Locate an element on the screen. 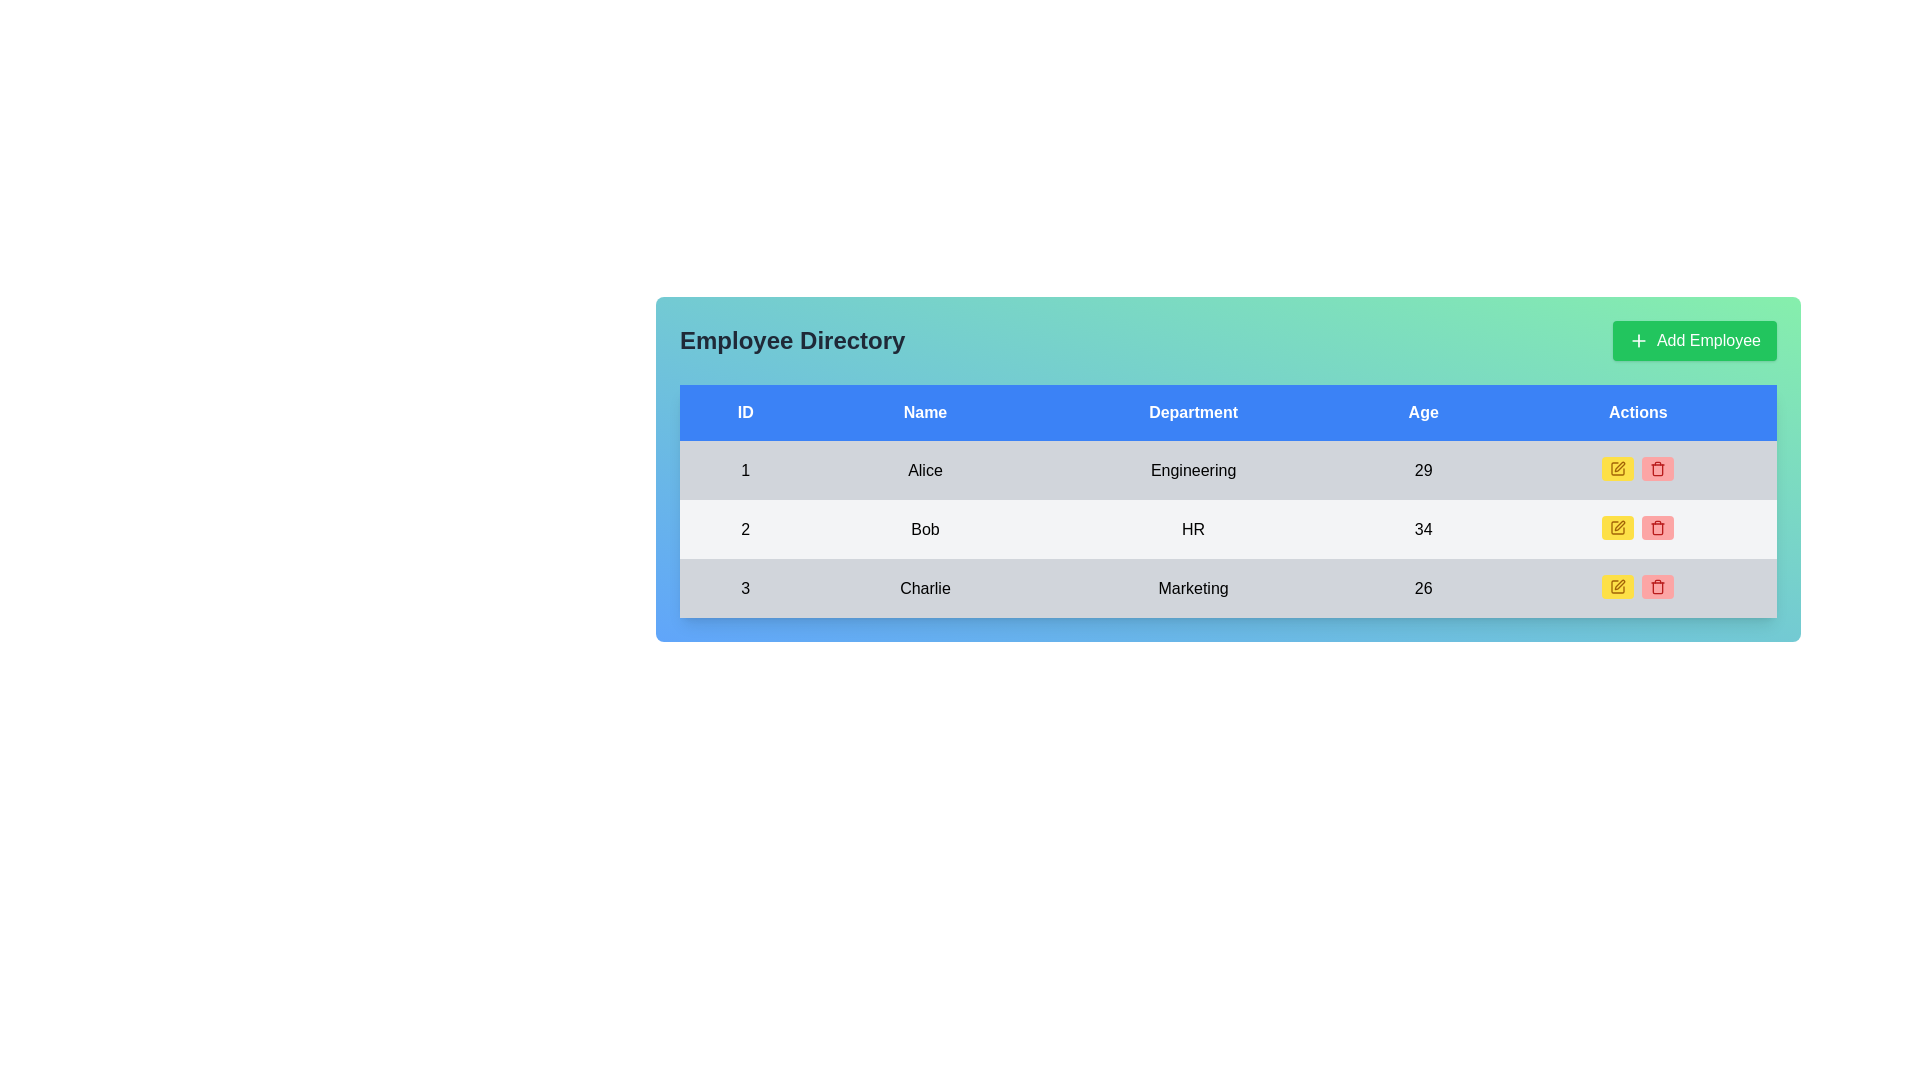  the edit button in the 'Actions' column of the first row in the employee table to initiate the edit action is located at coordinates (1618, 469).